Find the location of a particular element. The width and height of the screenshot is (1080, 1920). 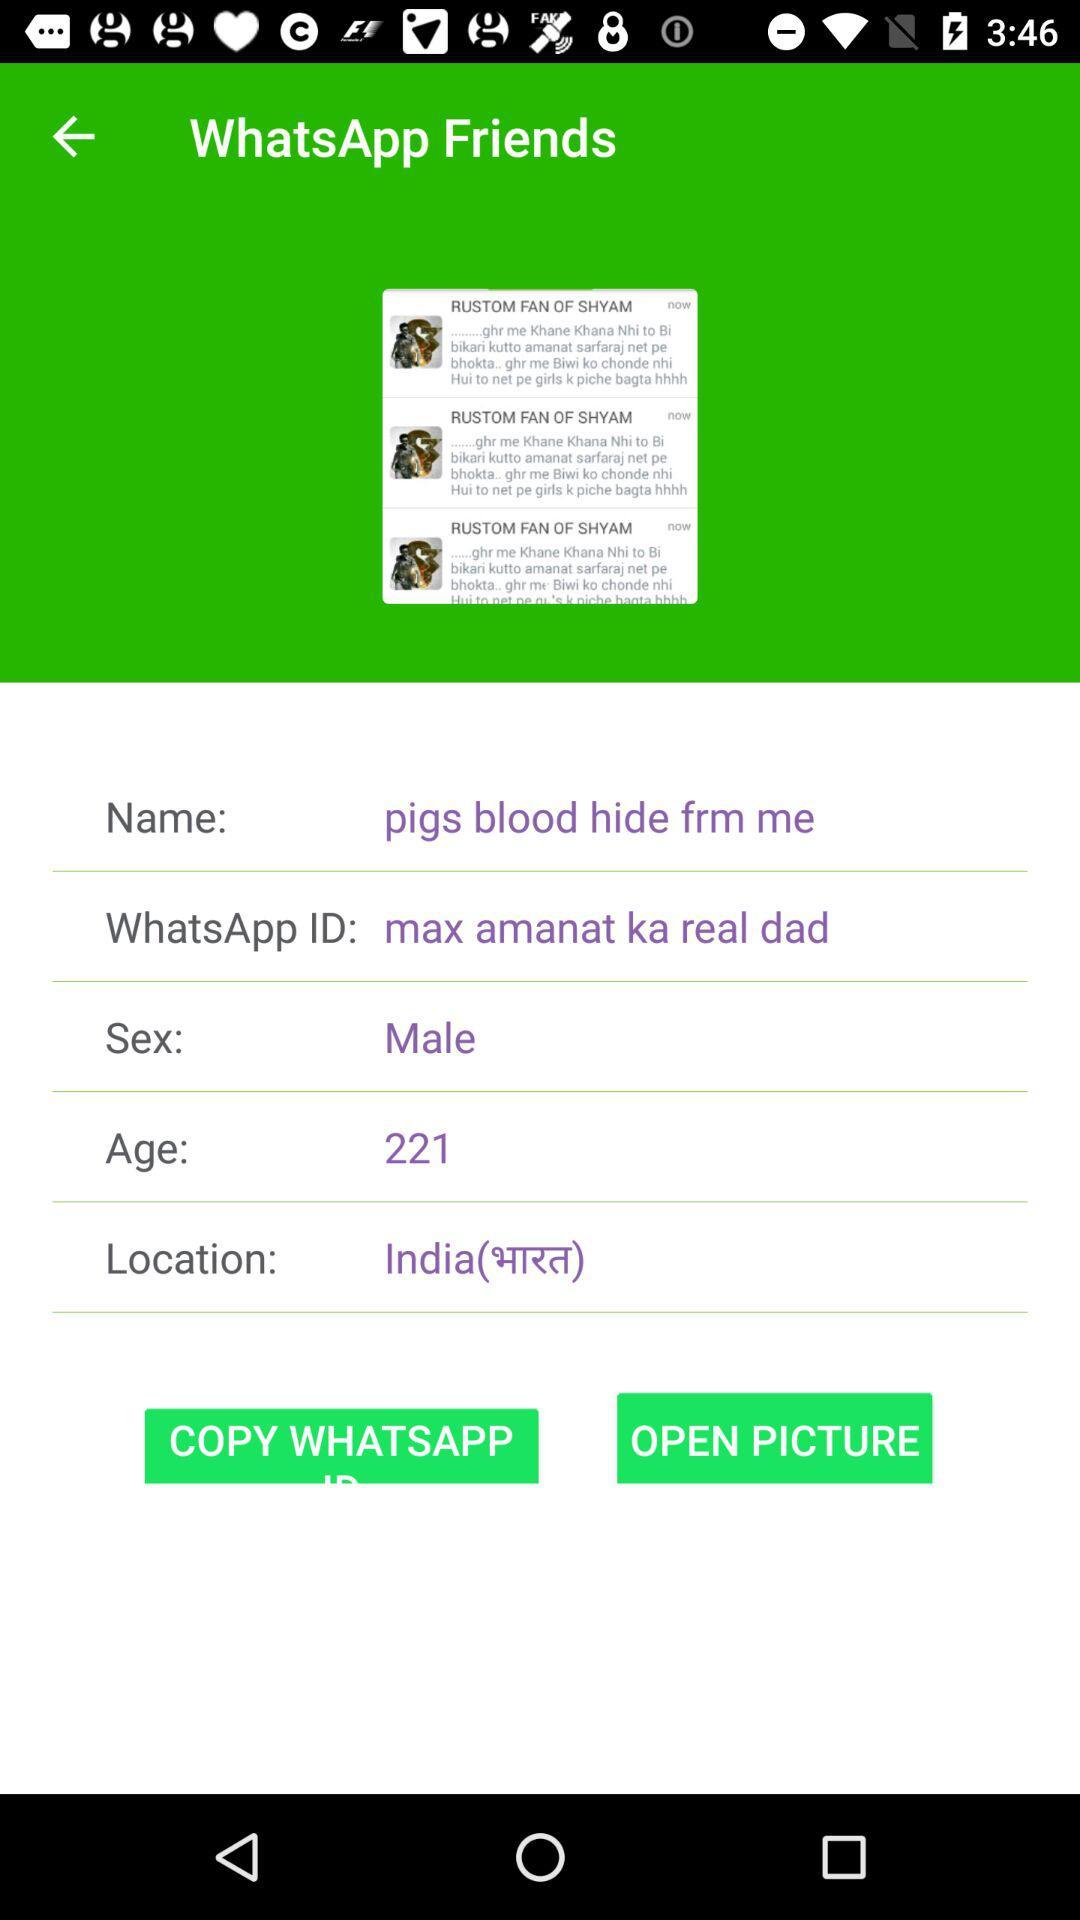

the item at the top left corner is located at coordinates (72, 135).